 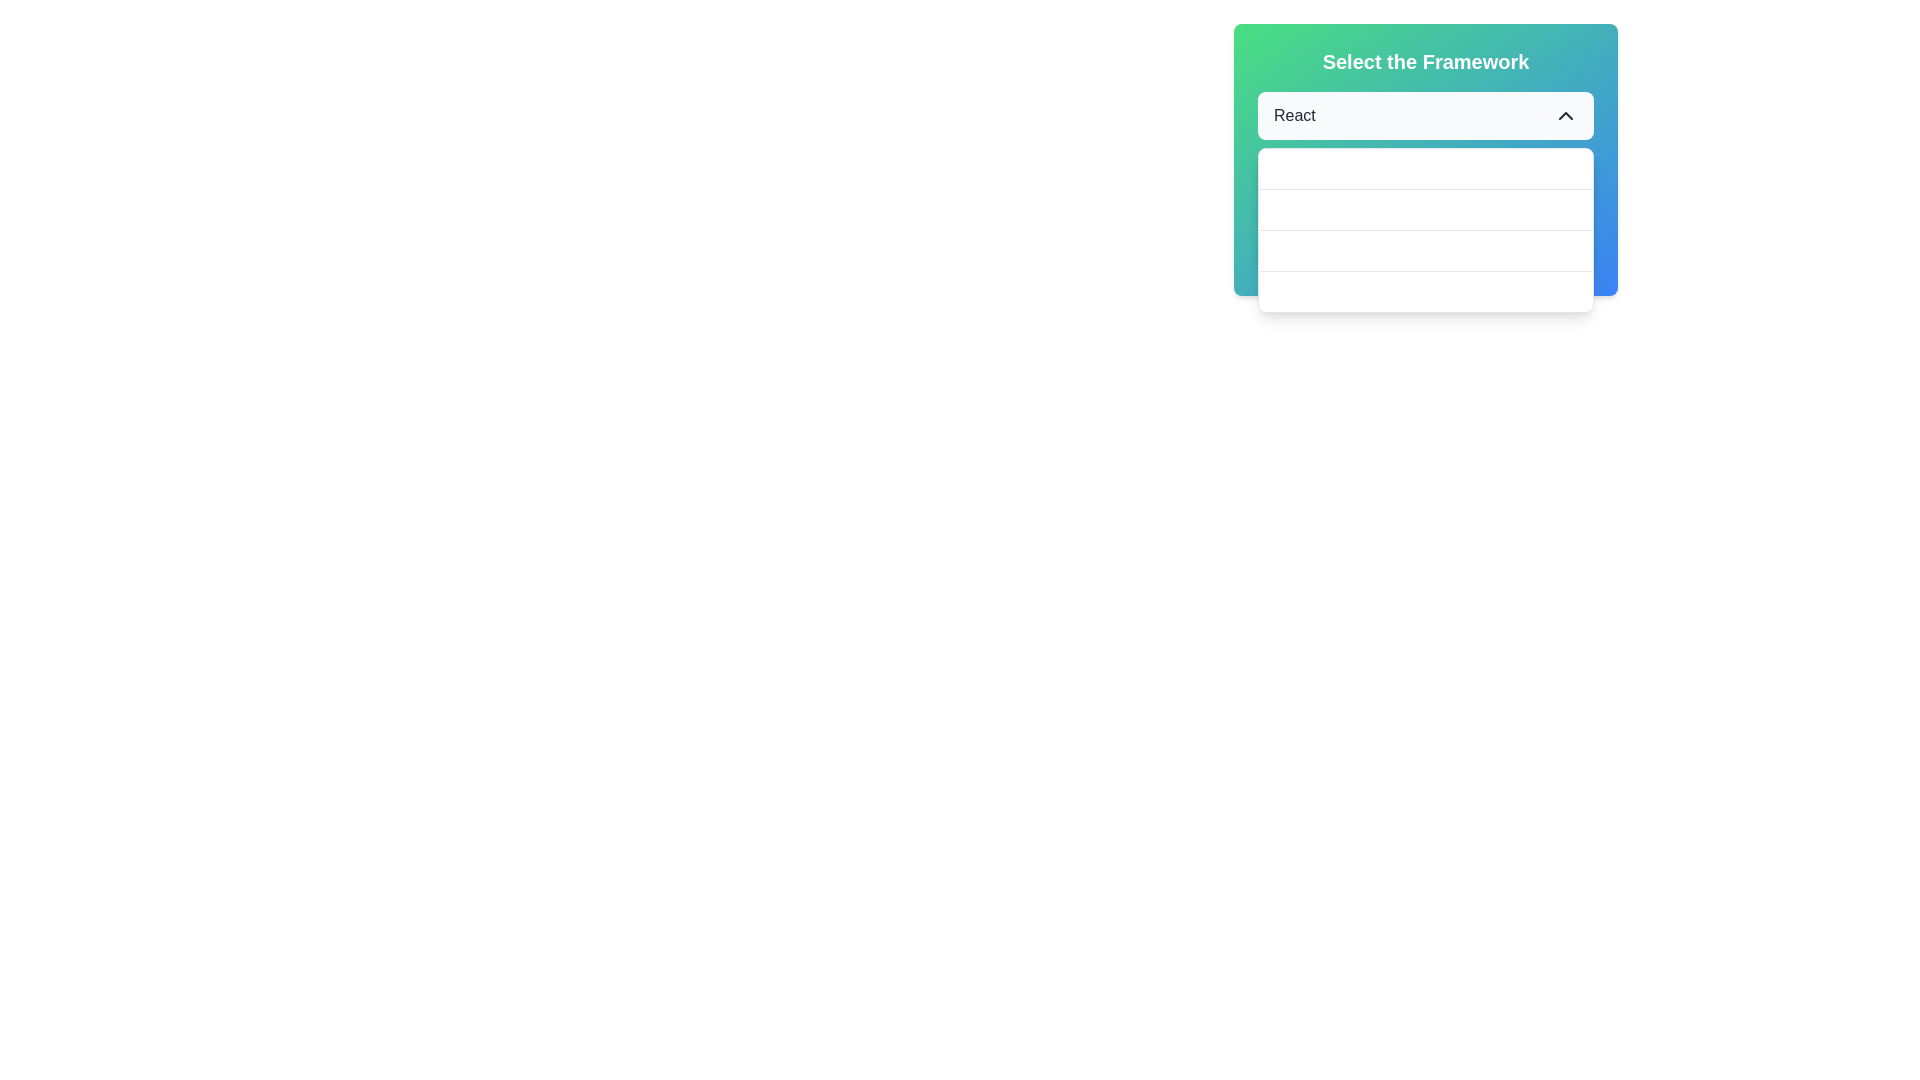 What do you see at coordinates (1424, 249) in the screenshot?
I see `the dropdown item labeled 'Angular'` at bounding box center [1424, 249].